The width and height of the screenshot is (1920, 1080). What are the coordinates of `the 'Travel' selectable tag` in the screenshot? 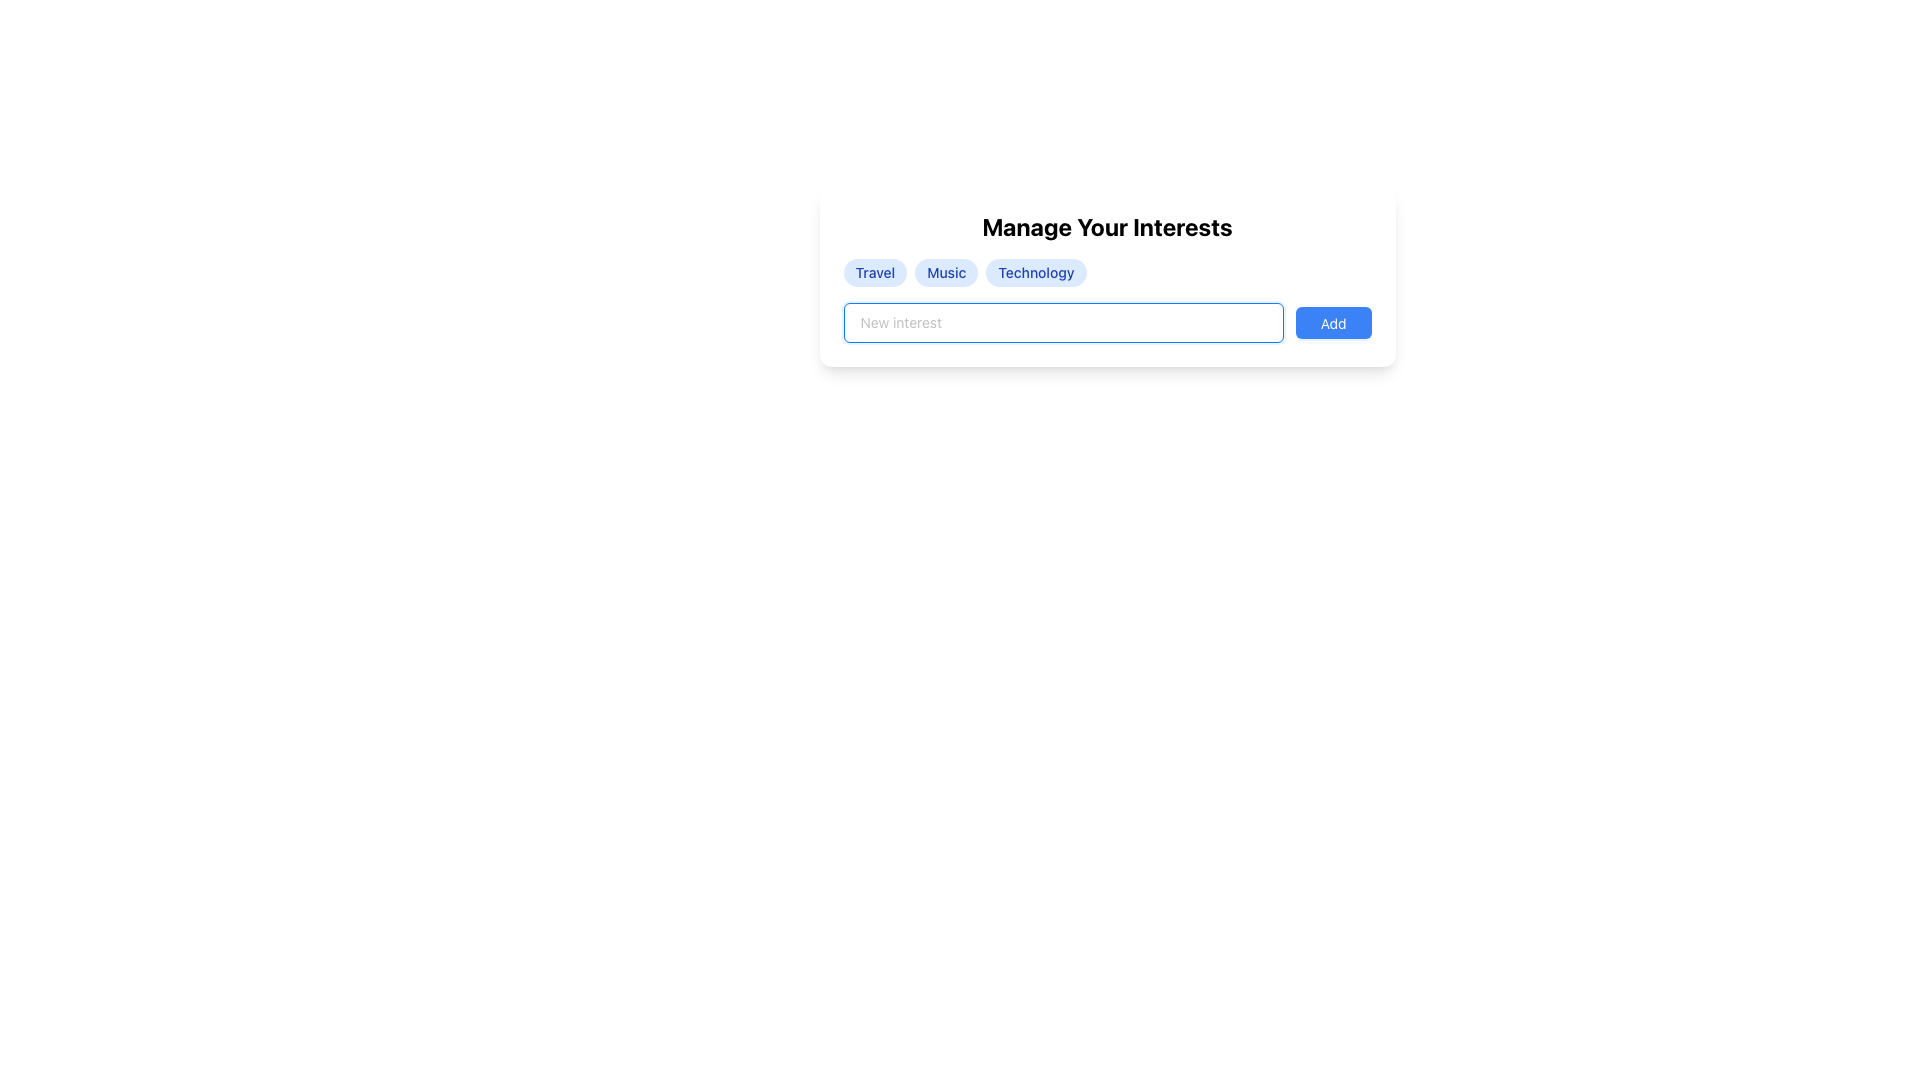 It's located at (875, 273).